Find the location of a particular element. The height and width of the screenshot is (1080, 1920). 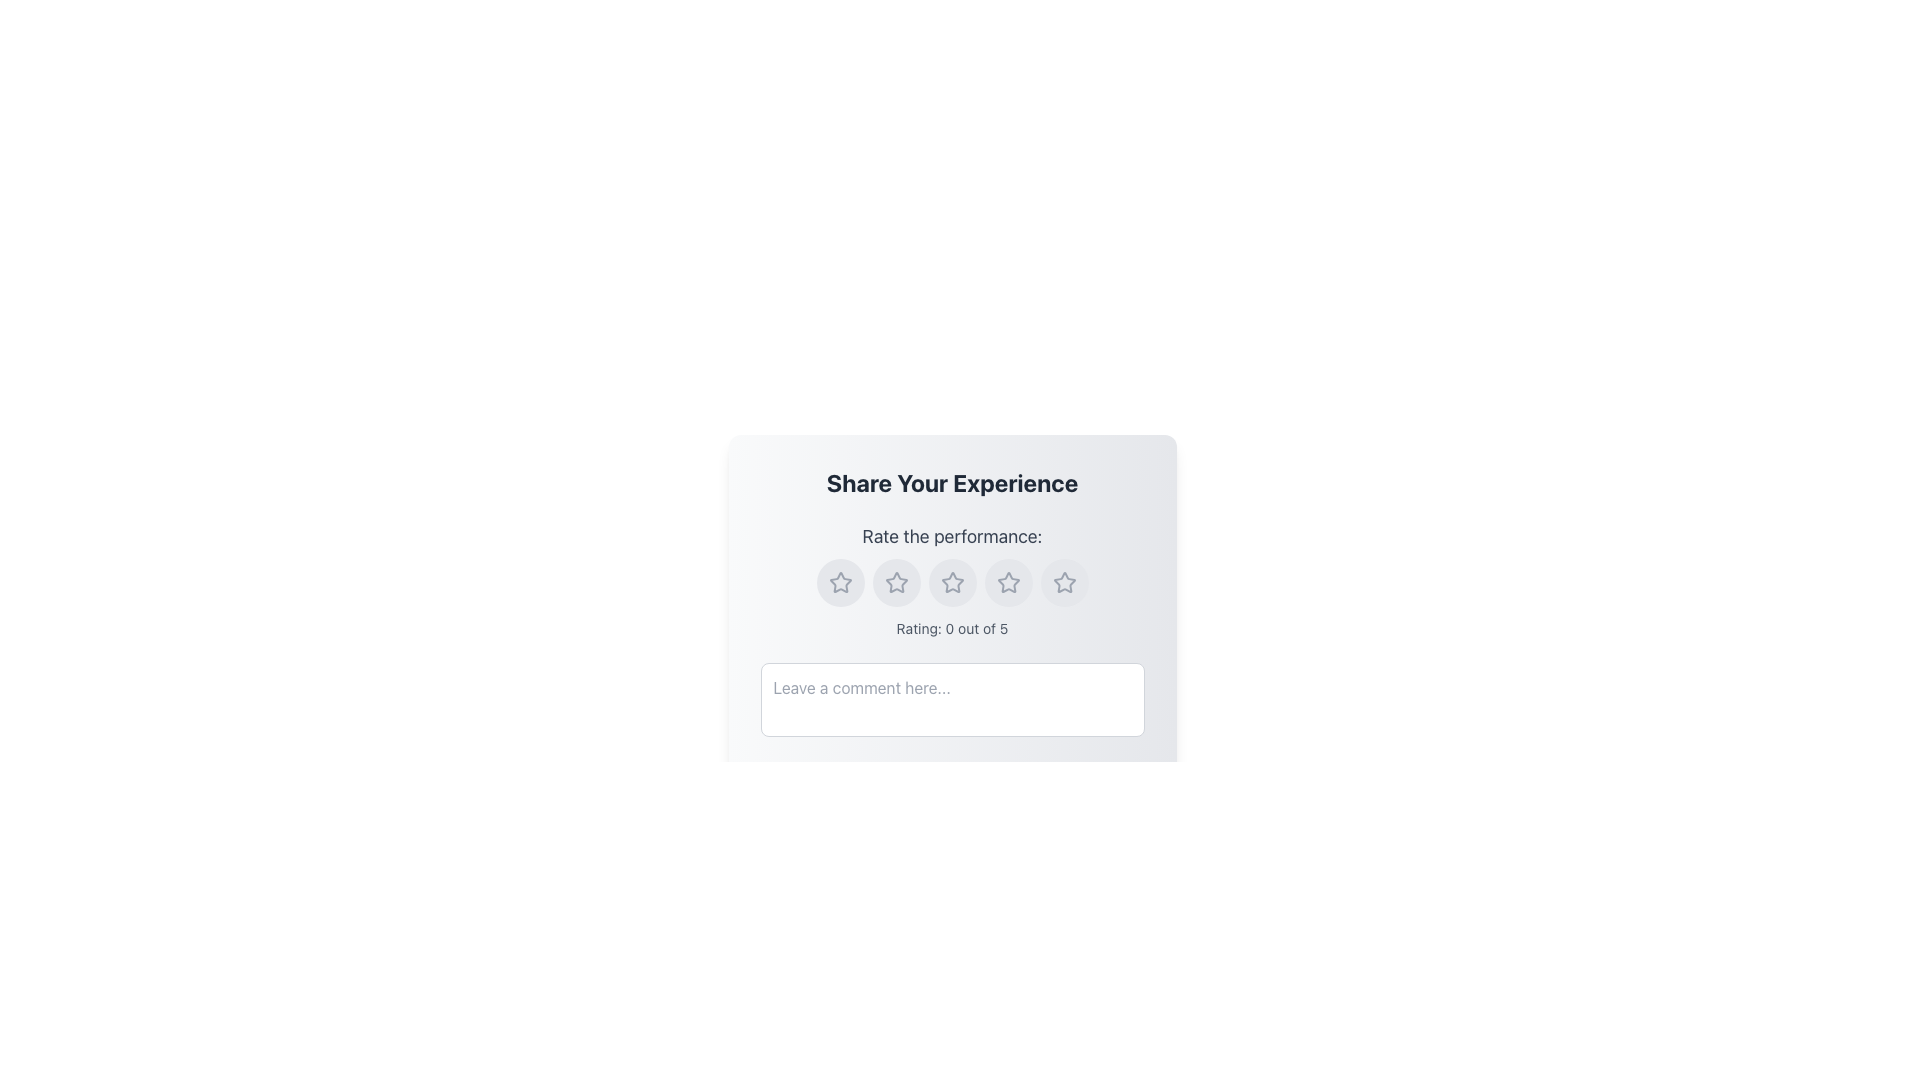

the header text labeled 'Share Your Experience.' which is styled in bold and dark gray, positioned at the top of the feedback form layout is located at coordinates (951, 482).